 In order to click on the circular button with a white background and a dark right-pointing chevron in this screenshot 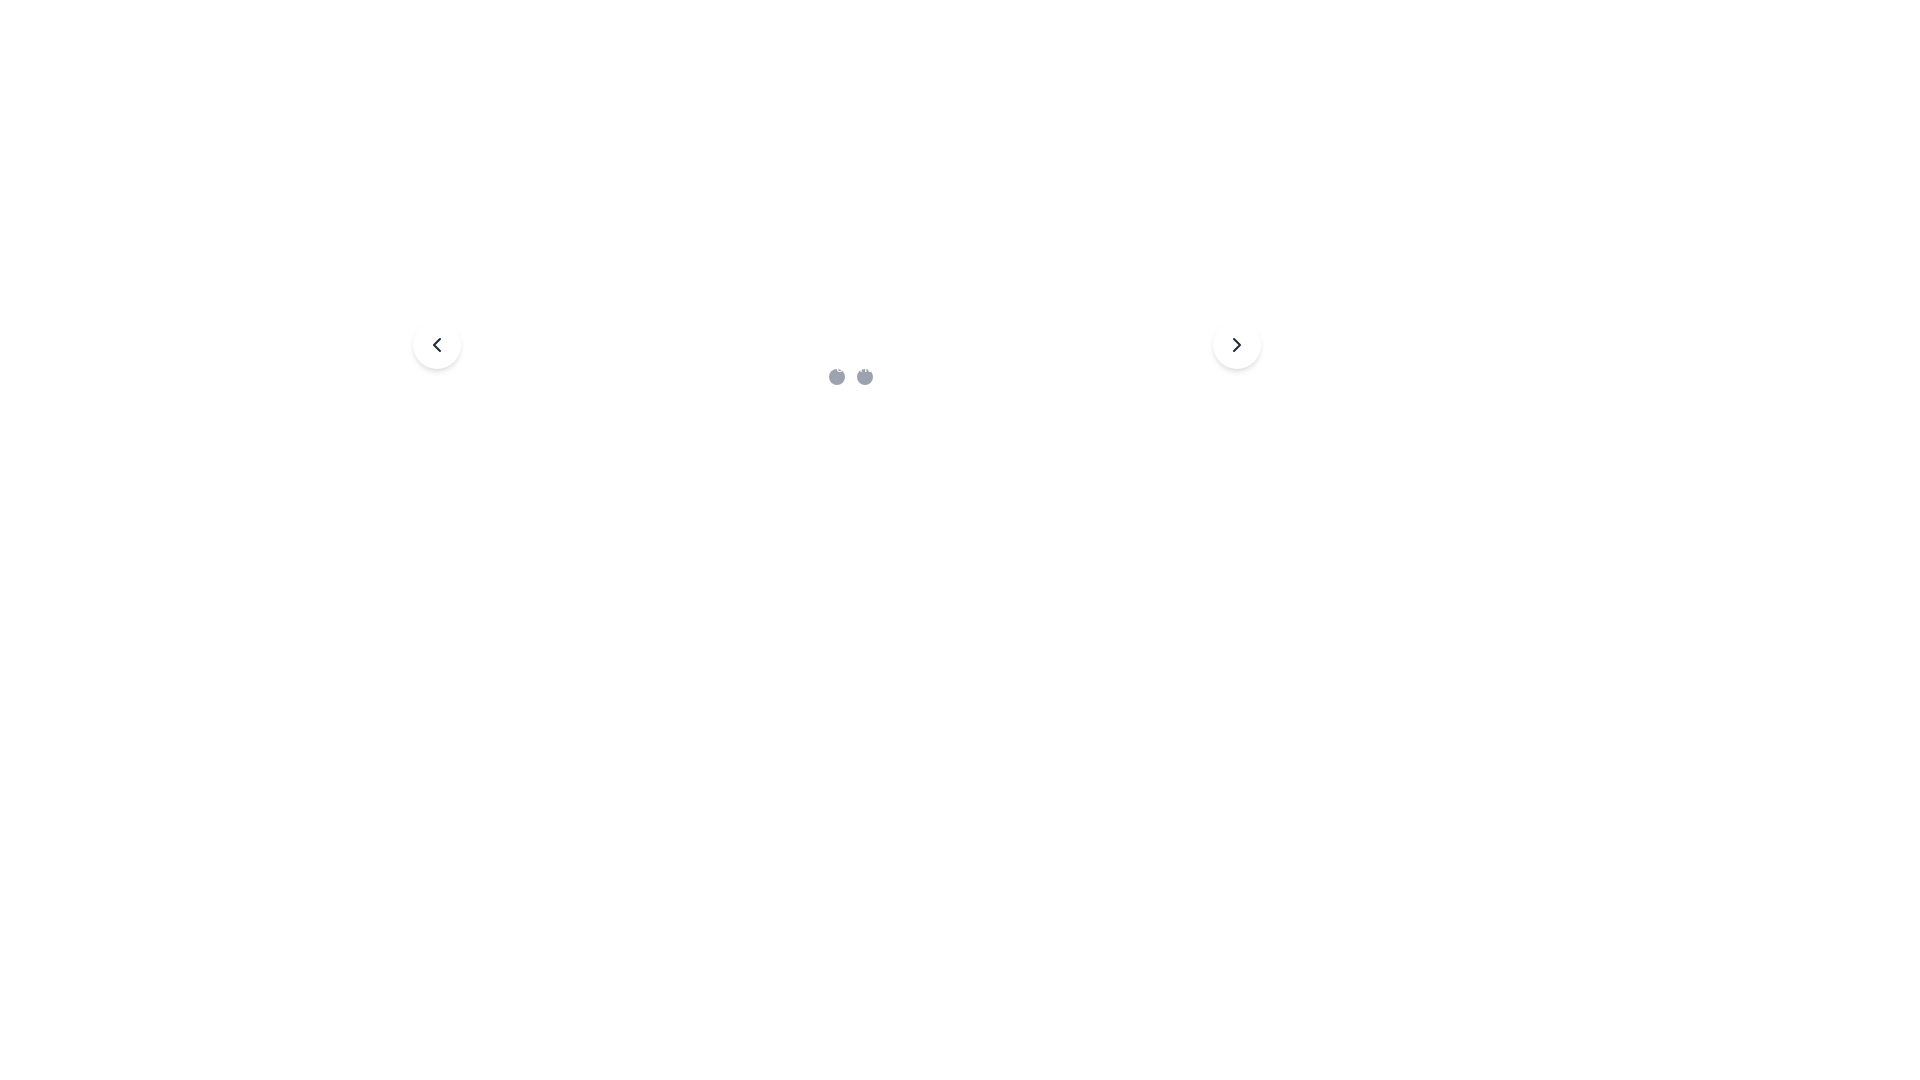, I will do `click(1235, 343)`.